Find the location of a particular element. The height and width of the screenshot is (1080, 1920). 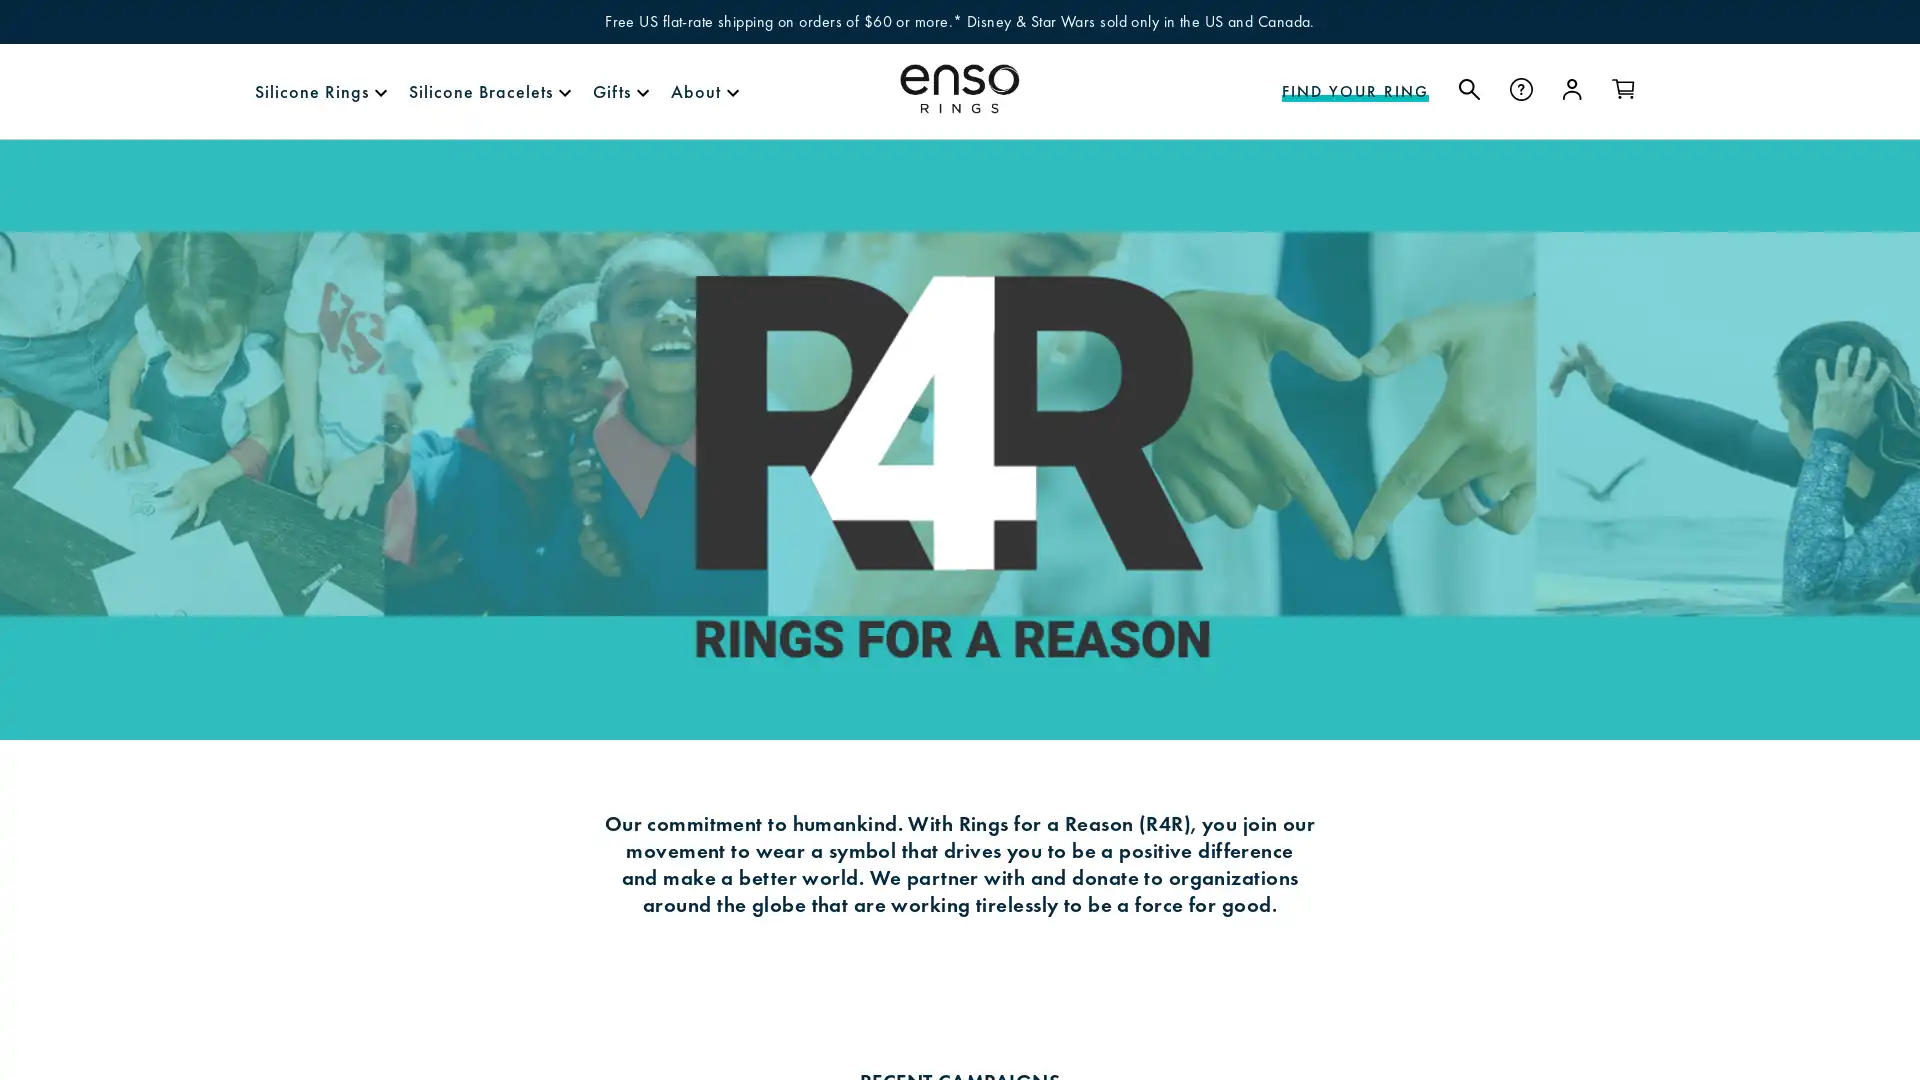

Gifts is located at coordinates (610, 91).